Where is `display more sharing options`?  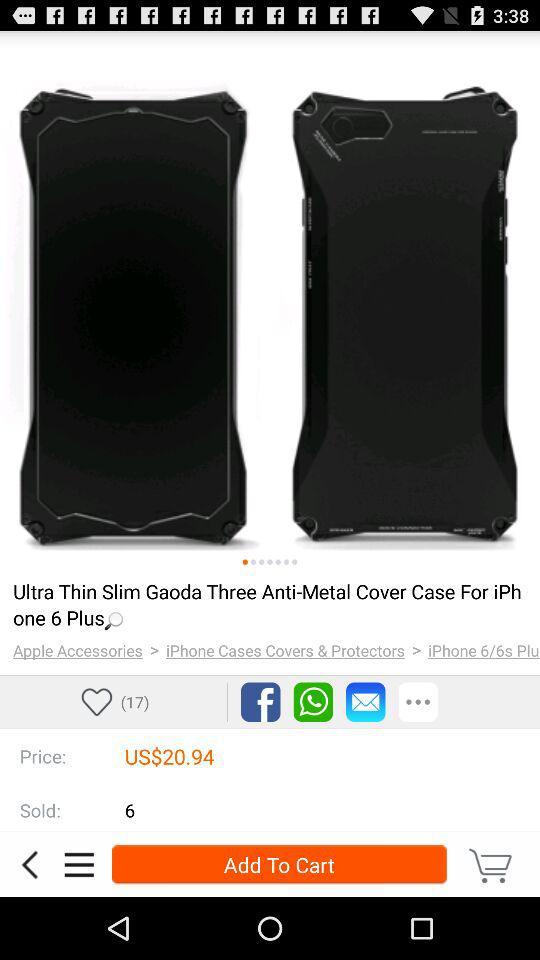
display more sharing options is located at coordinates (417, 702).